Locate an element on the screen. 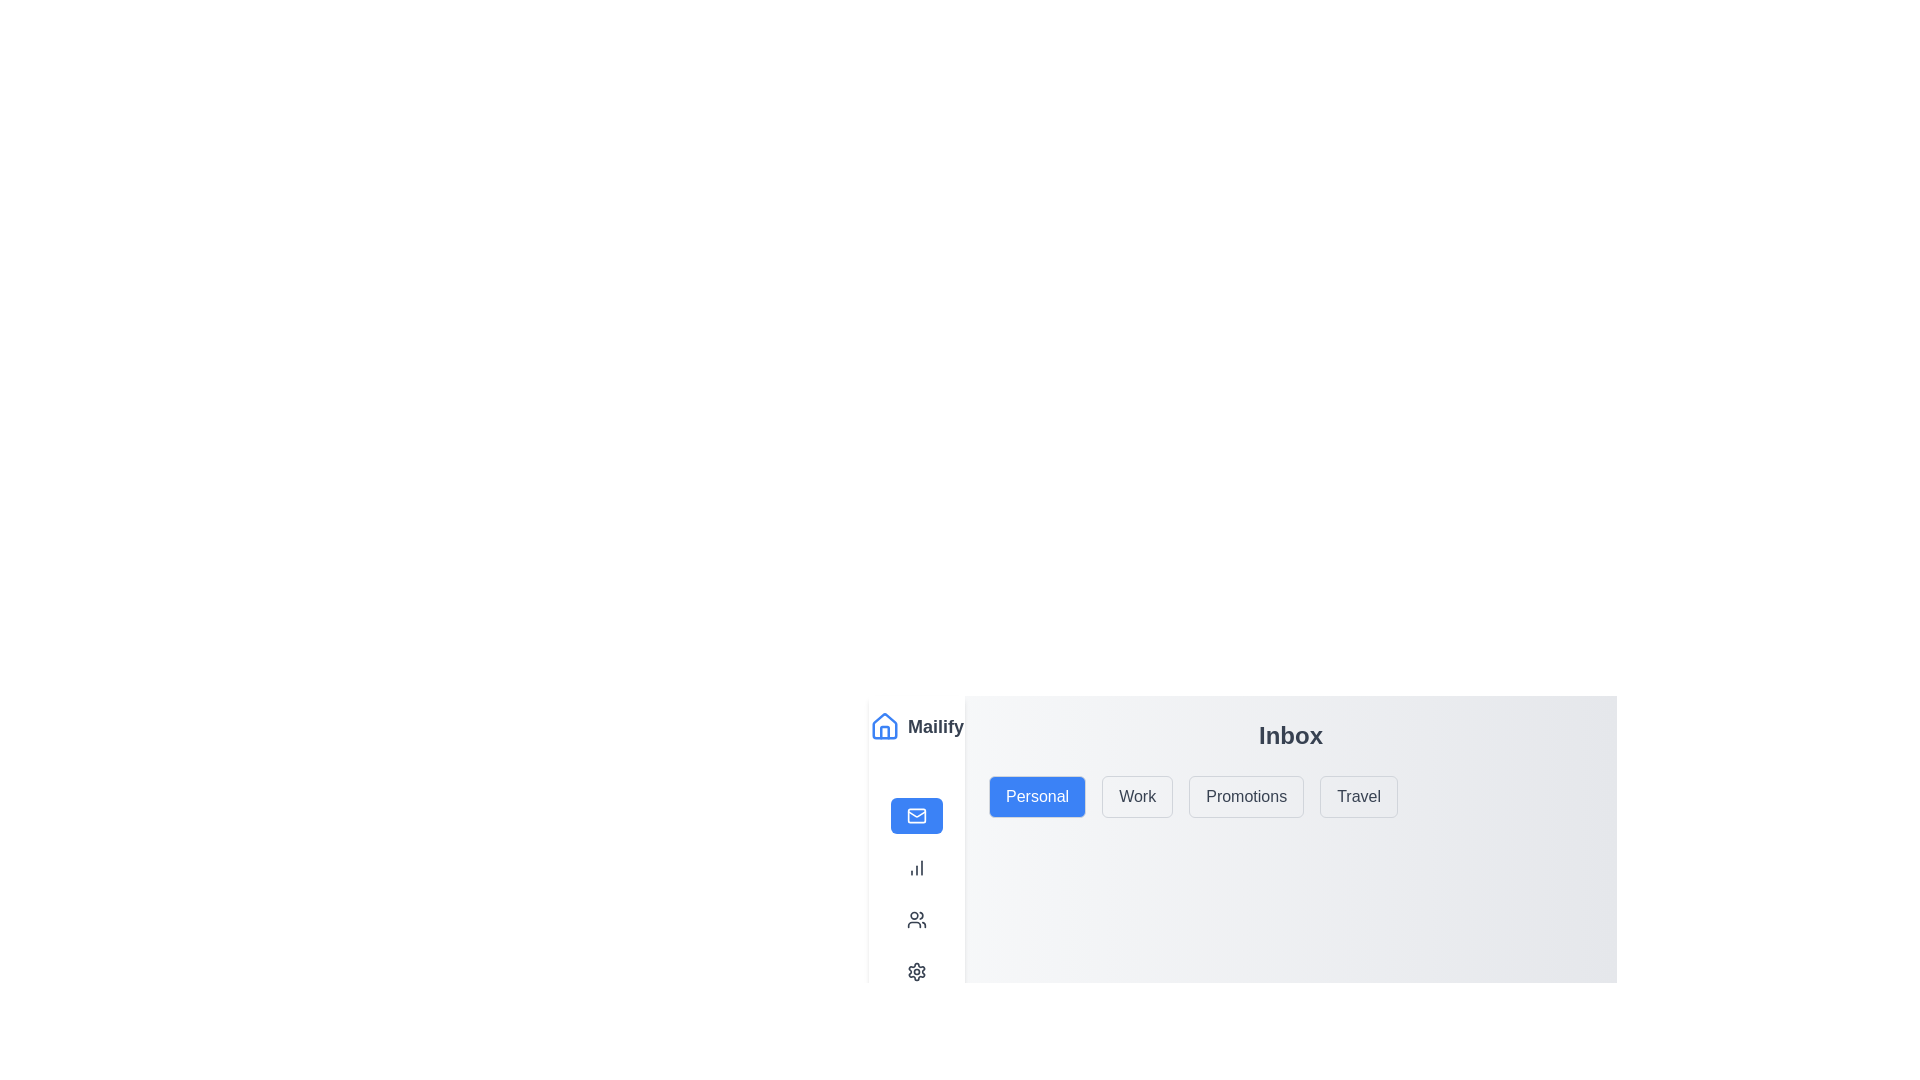 This screenshot has width=1920, height=1080. the Profile button, which is represented by an icon of two user silhouettes and the text 'Profile', located as the third interactive item in the vertical group of controls on the left-hand side of the interface is located at coordinates (915, 920).